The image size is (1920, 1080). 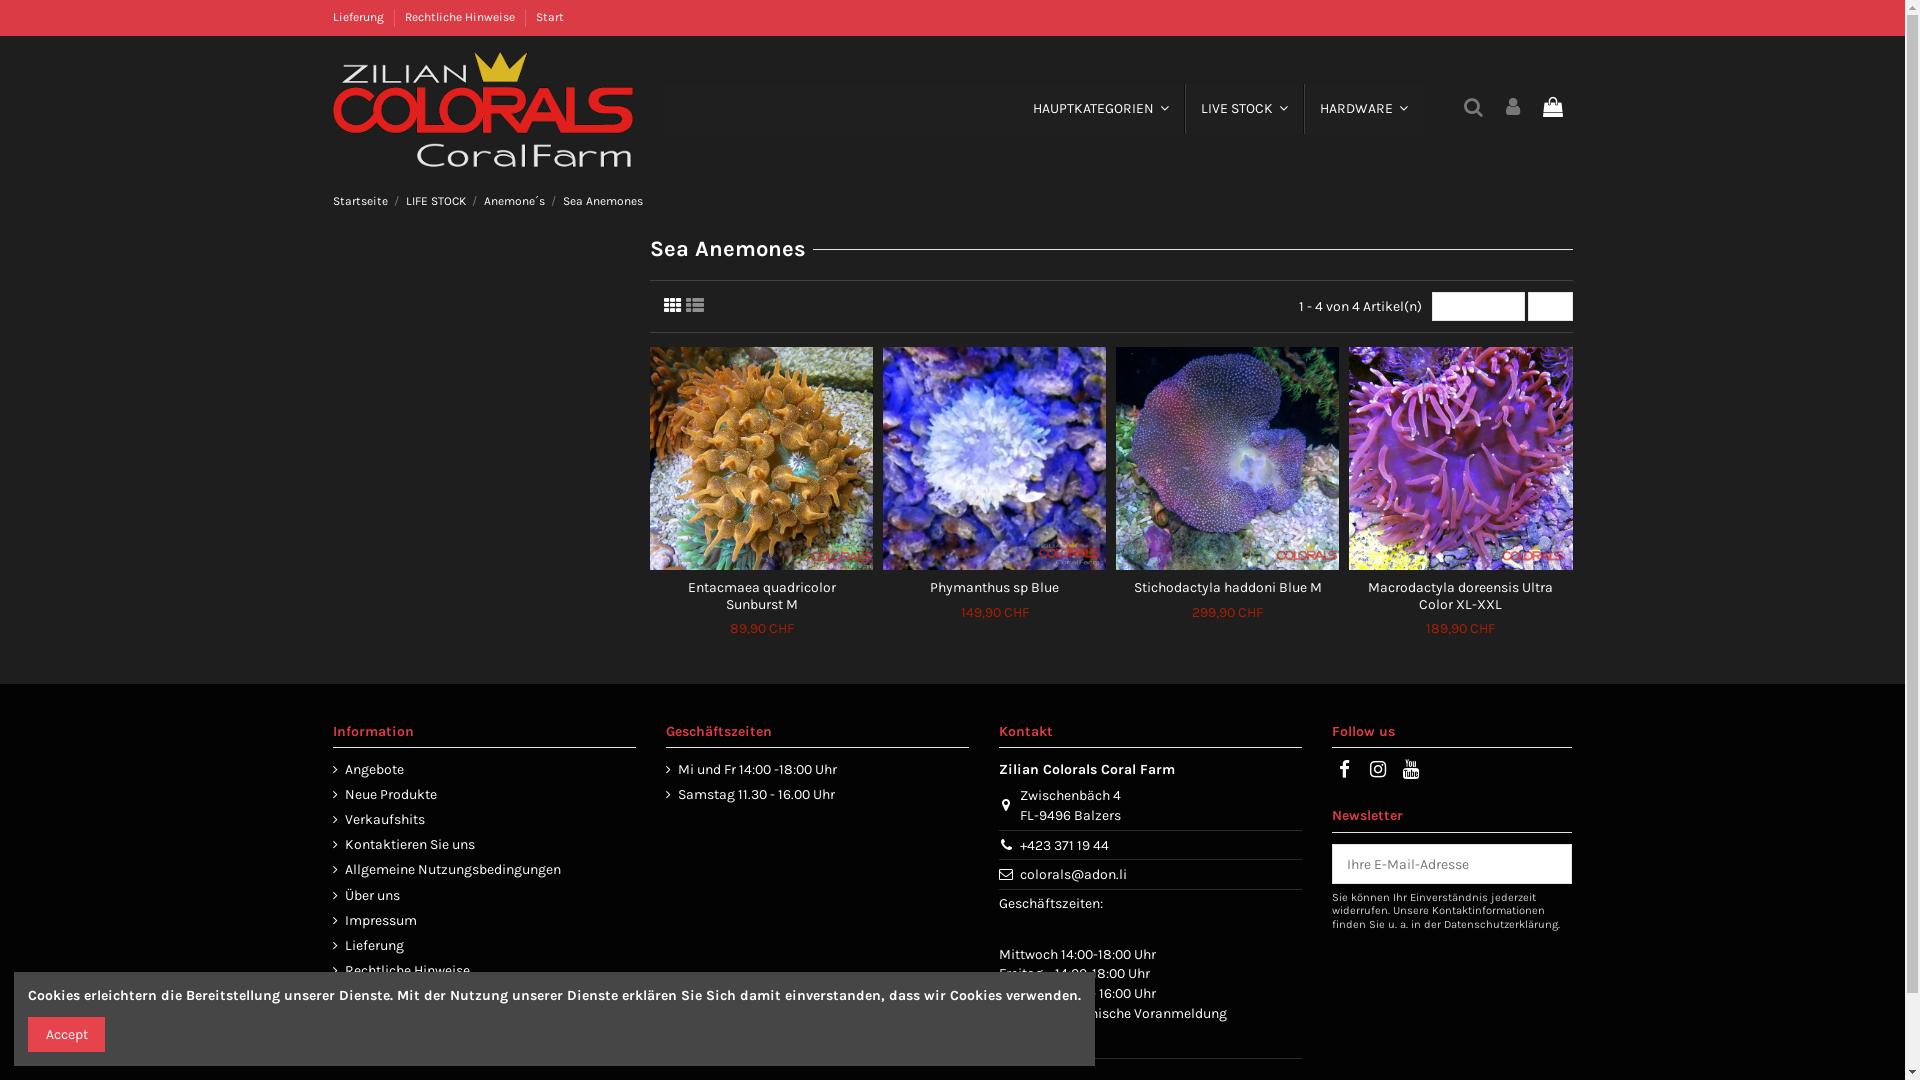 What do you see at coordinates (994, 586) in the screenshot?
I see `'Phymanthus sp Blue'` at bounding box center [994, 586].